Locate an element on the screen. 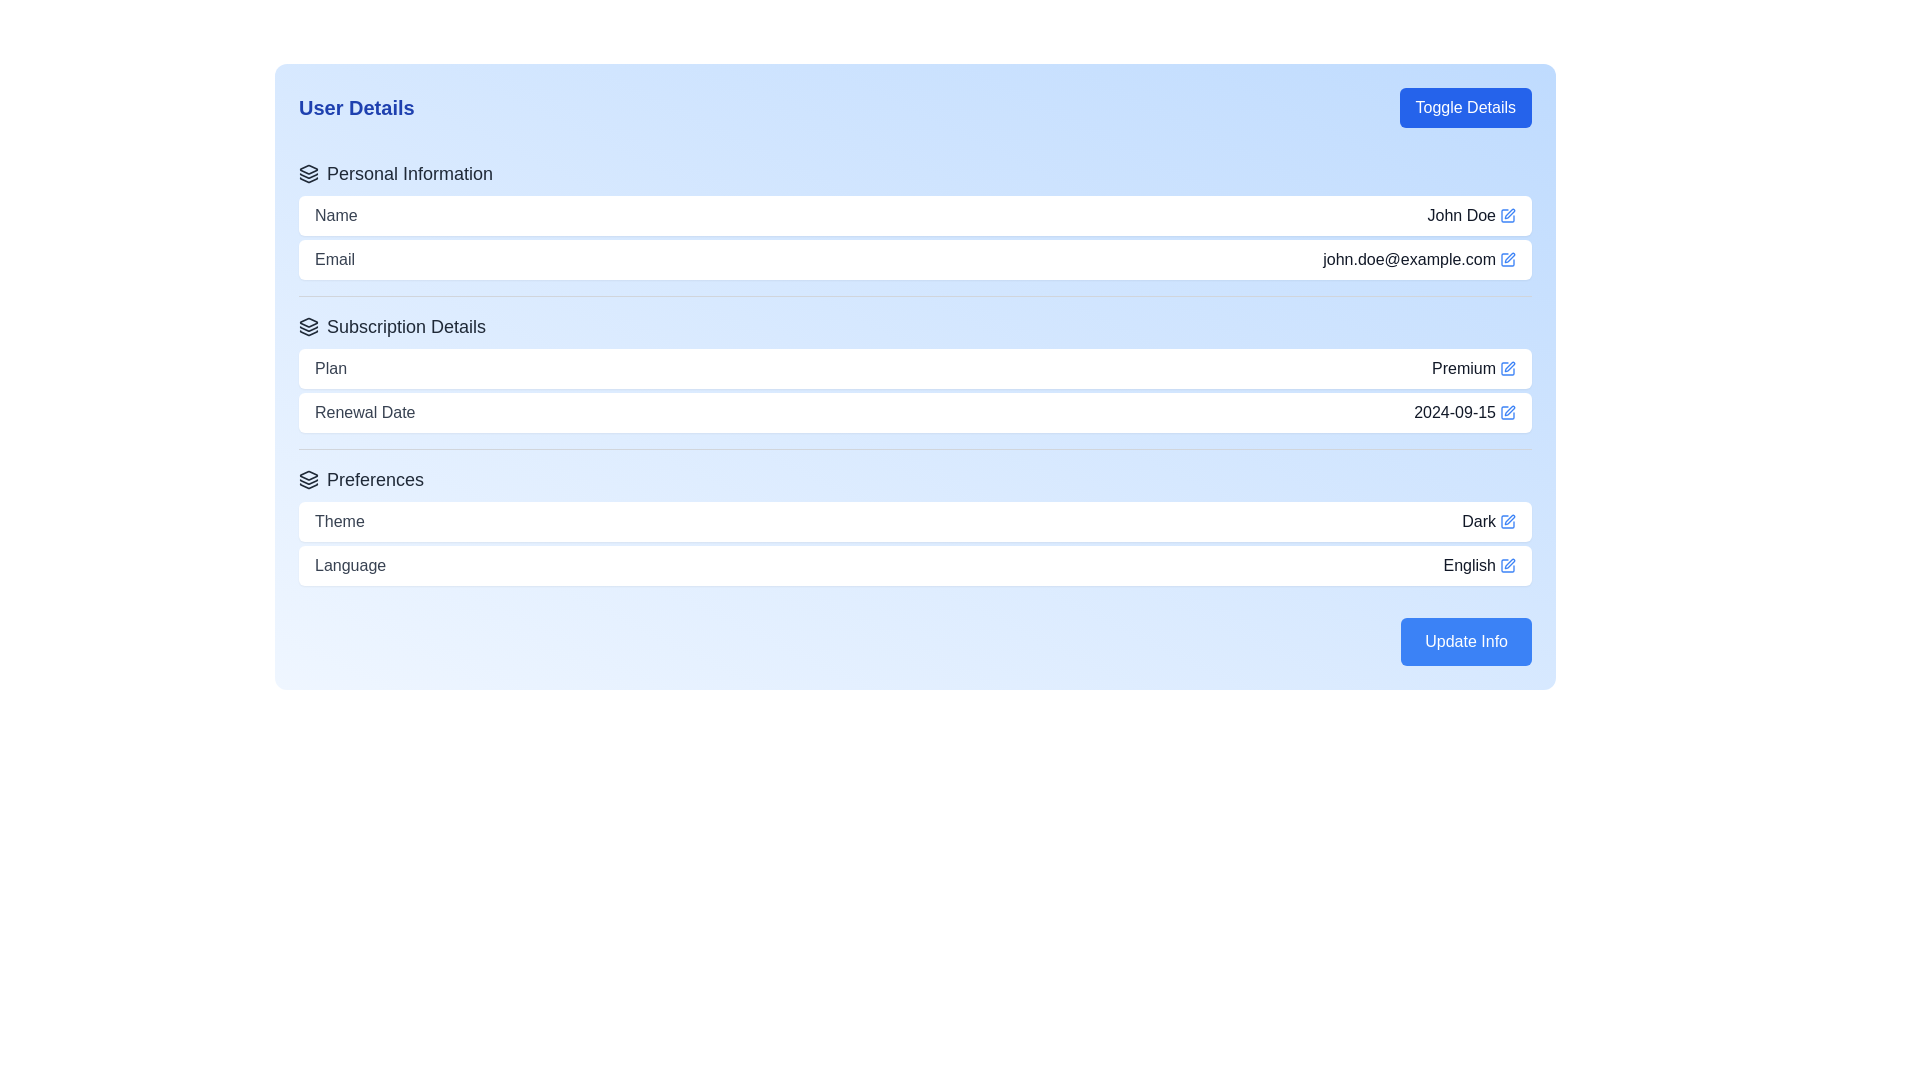 Image resolution: width=1920 pixels, height=1080 pixels. the 'Renewal Date' text element located in the 'Subscription Details' section, positioned towards the right-hand side of the row is located at coordinates (1465, 411).